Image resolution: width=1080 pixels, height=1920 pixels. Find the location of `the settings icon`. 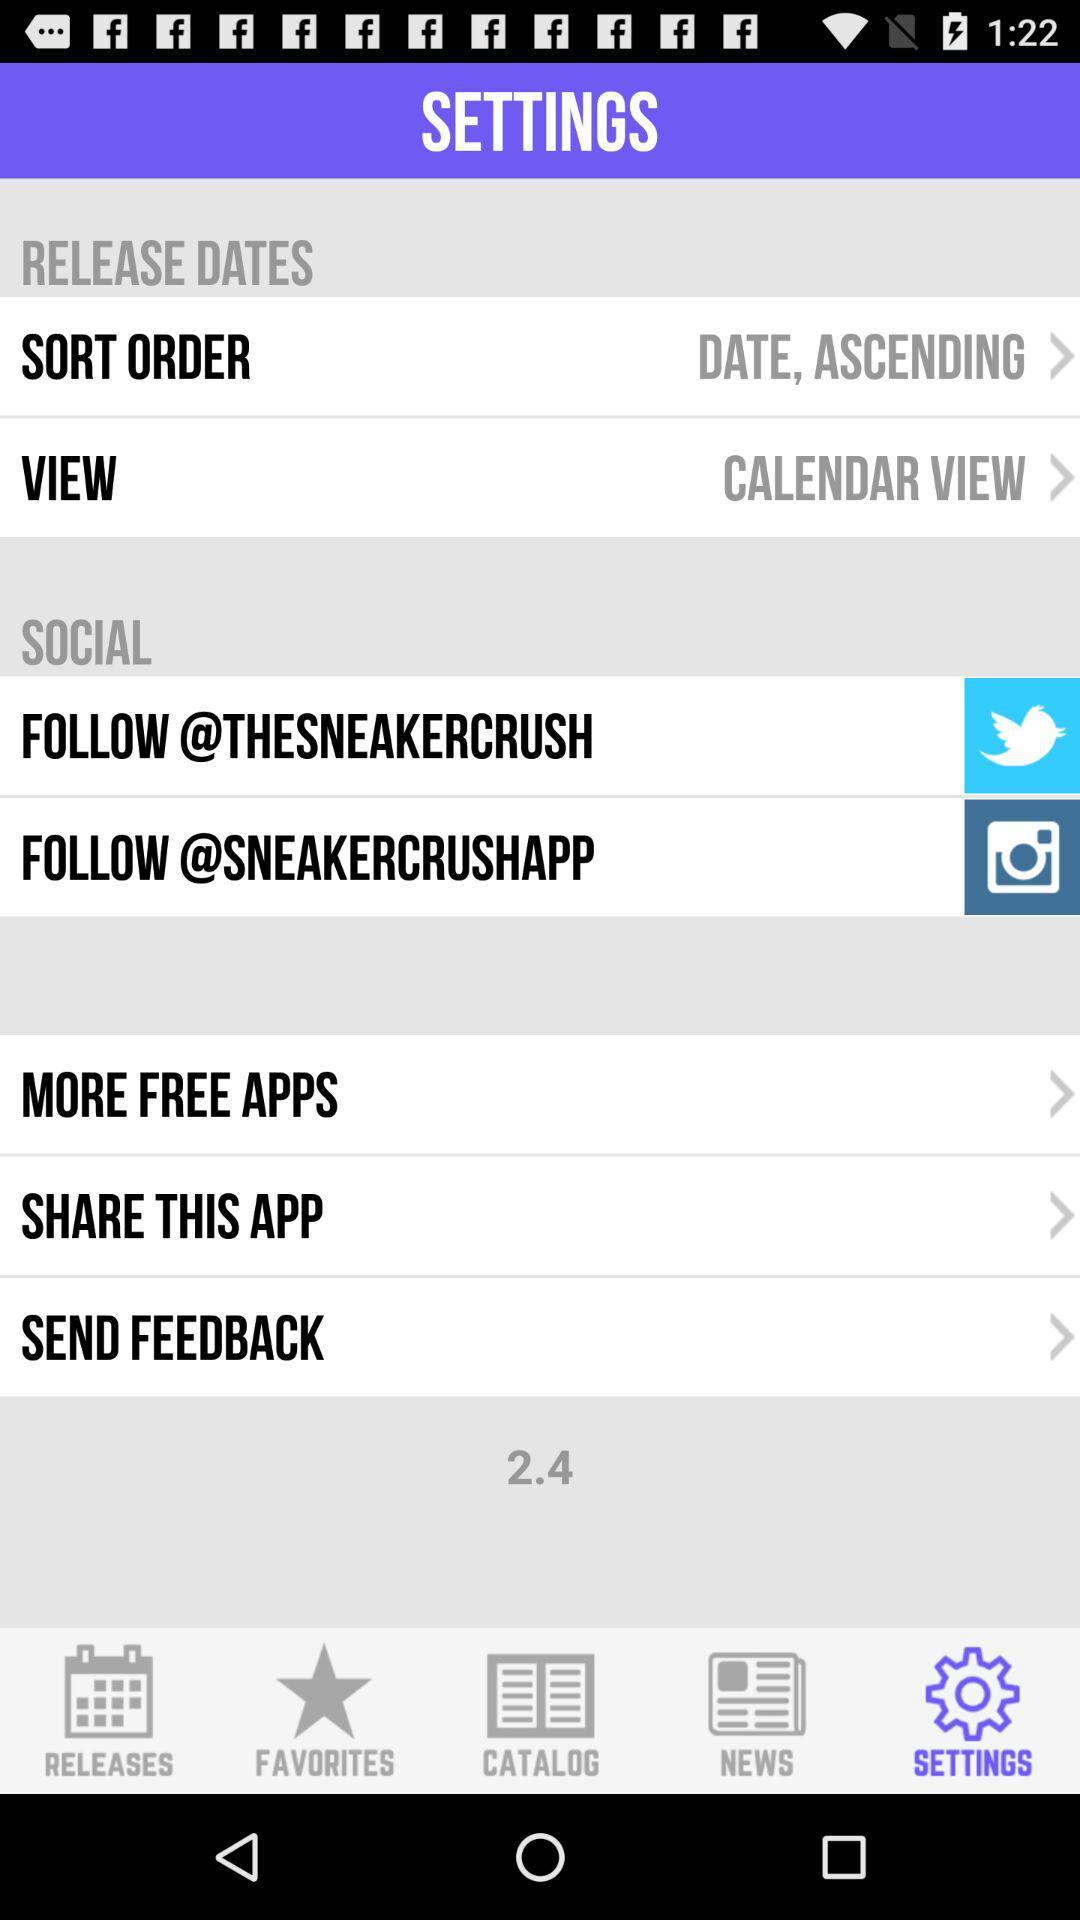

the settings icon is located at coordinates (971, 1831).